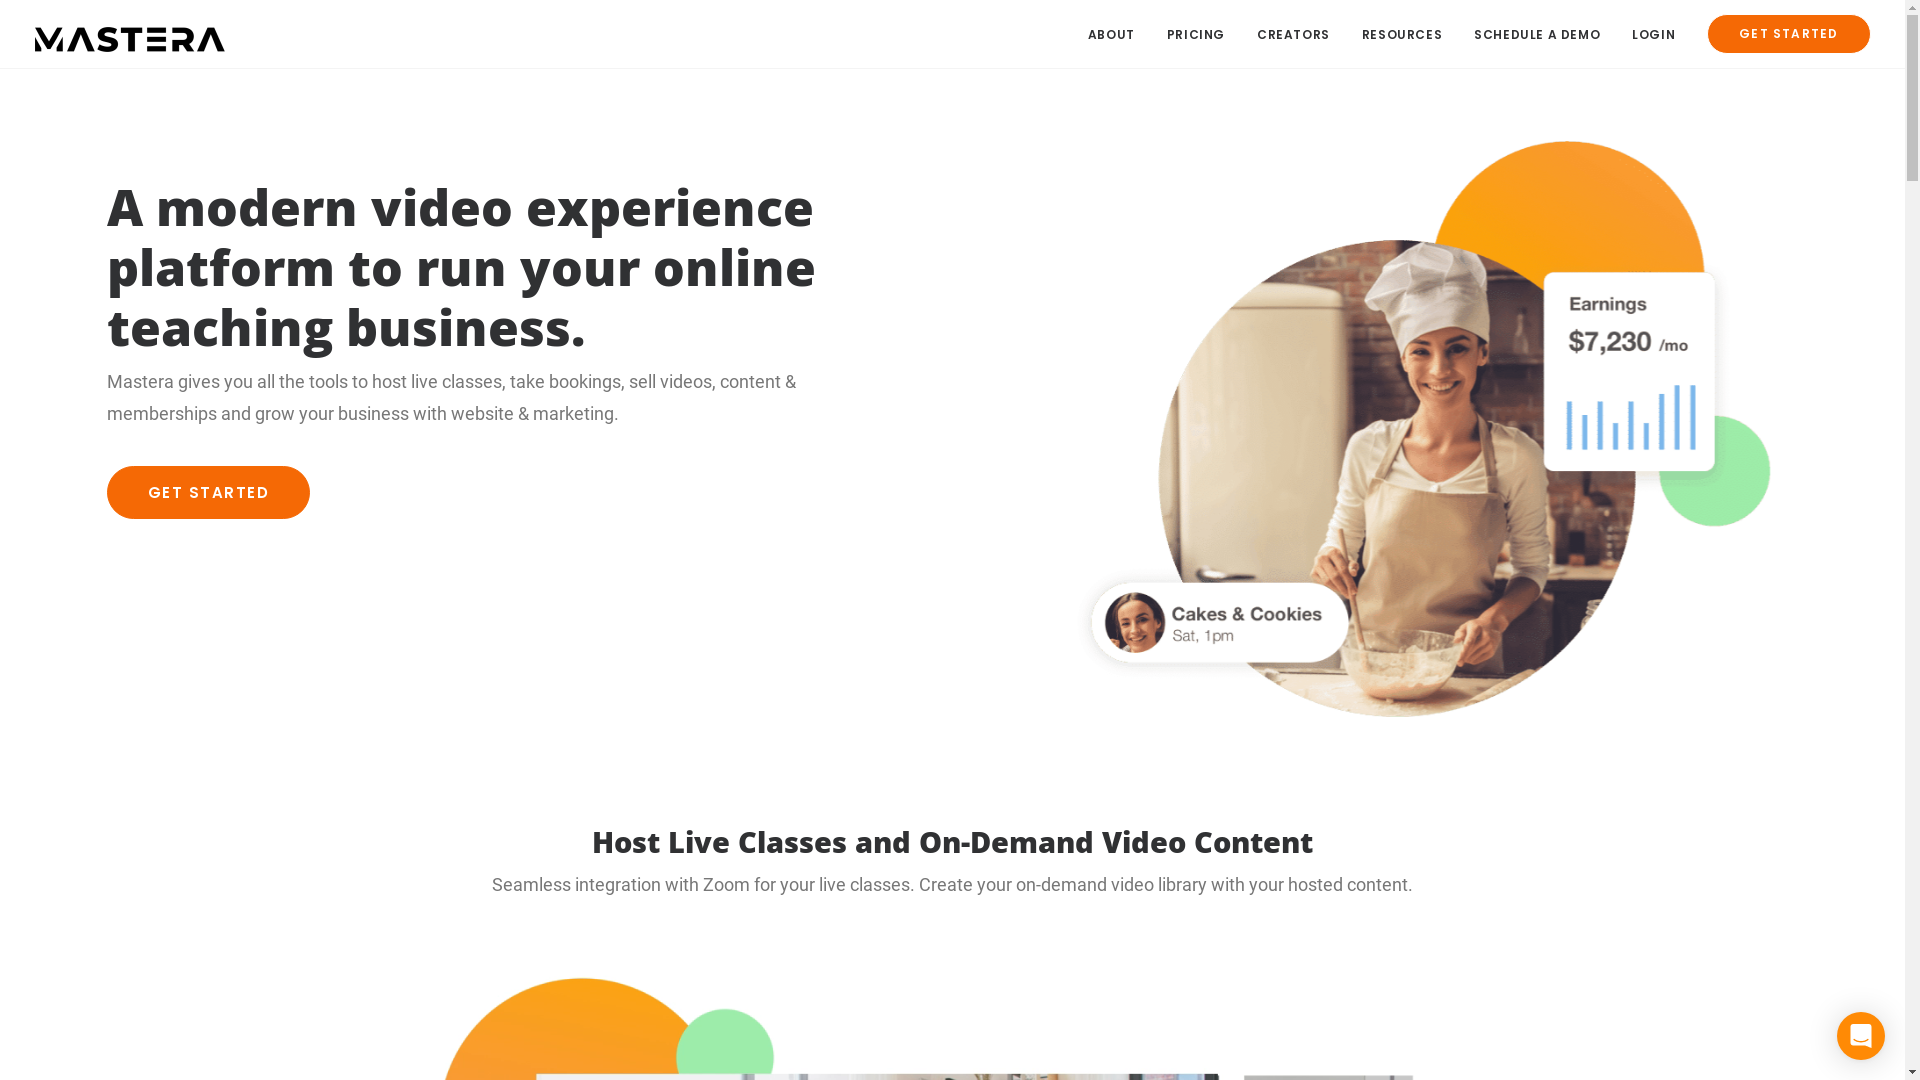 Image resolution: width=1920 pixels, height=1080 pixels. What do you see at coordinates (1781, 34) in the screenshot?
I see `'GET STARTED'` at bounding box center [1781, 34].